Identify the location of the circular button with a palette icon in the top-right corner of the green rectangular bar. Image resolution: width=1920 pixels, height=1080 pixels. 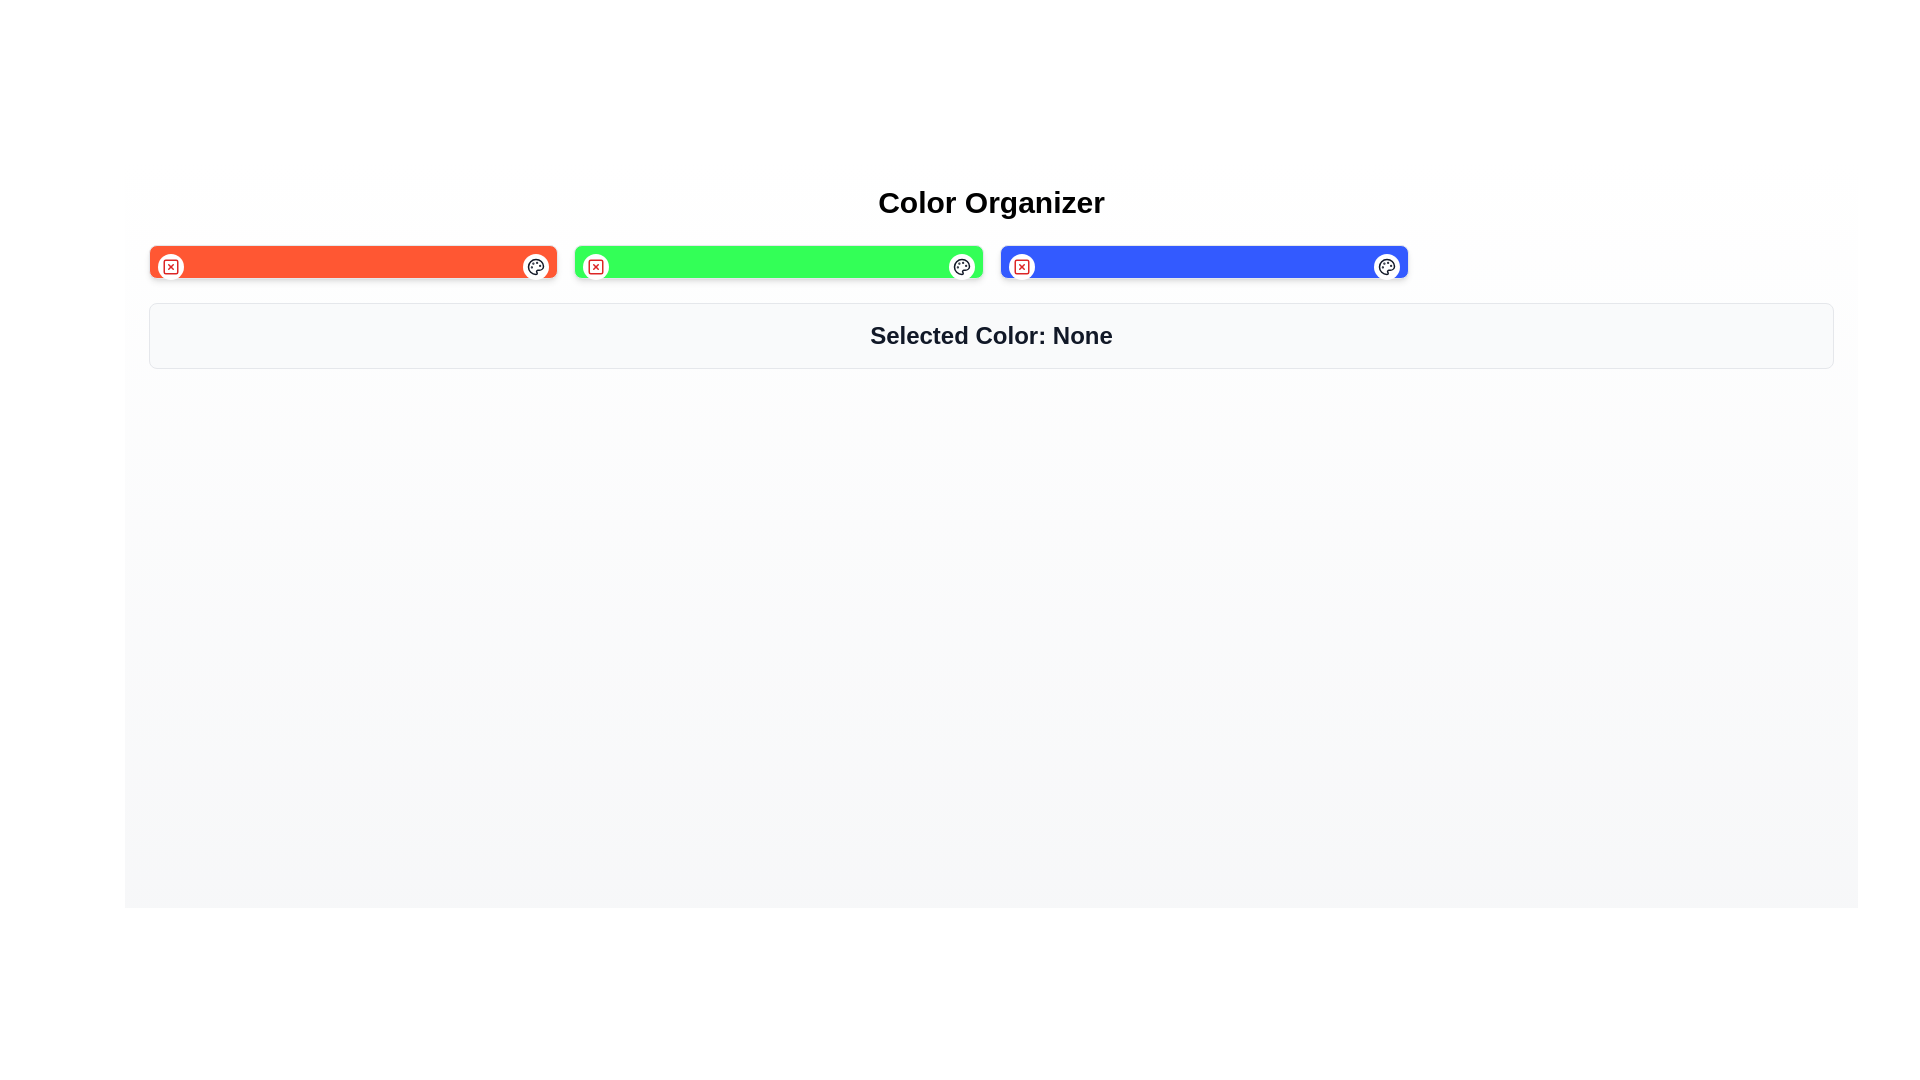
(961, 265).